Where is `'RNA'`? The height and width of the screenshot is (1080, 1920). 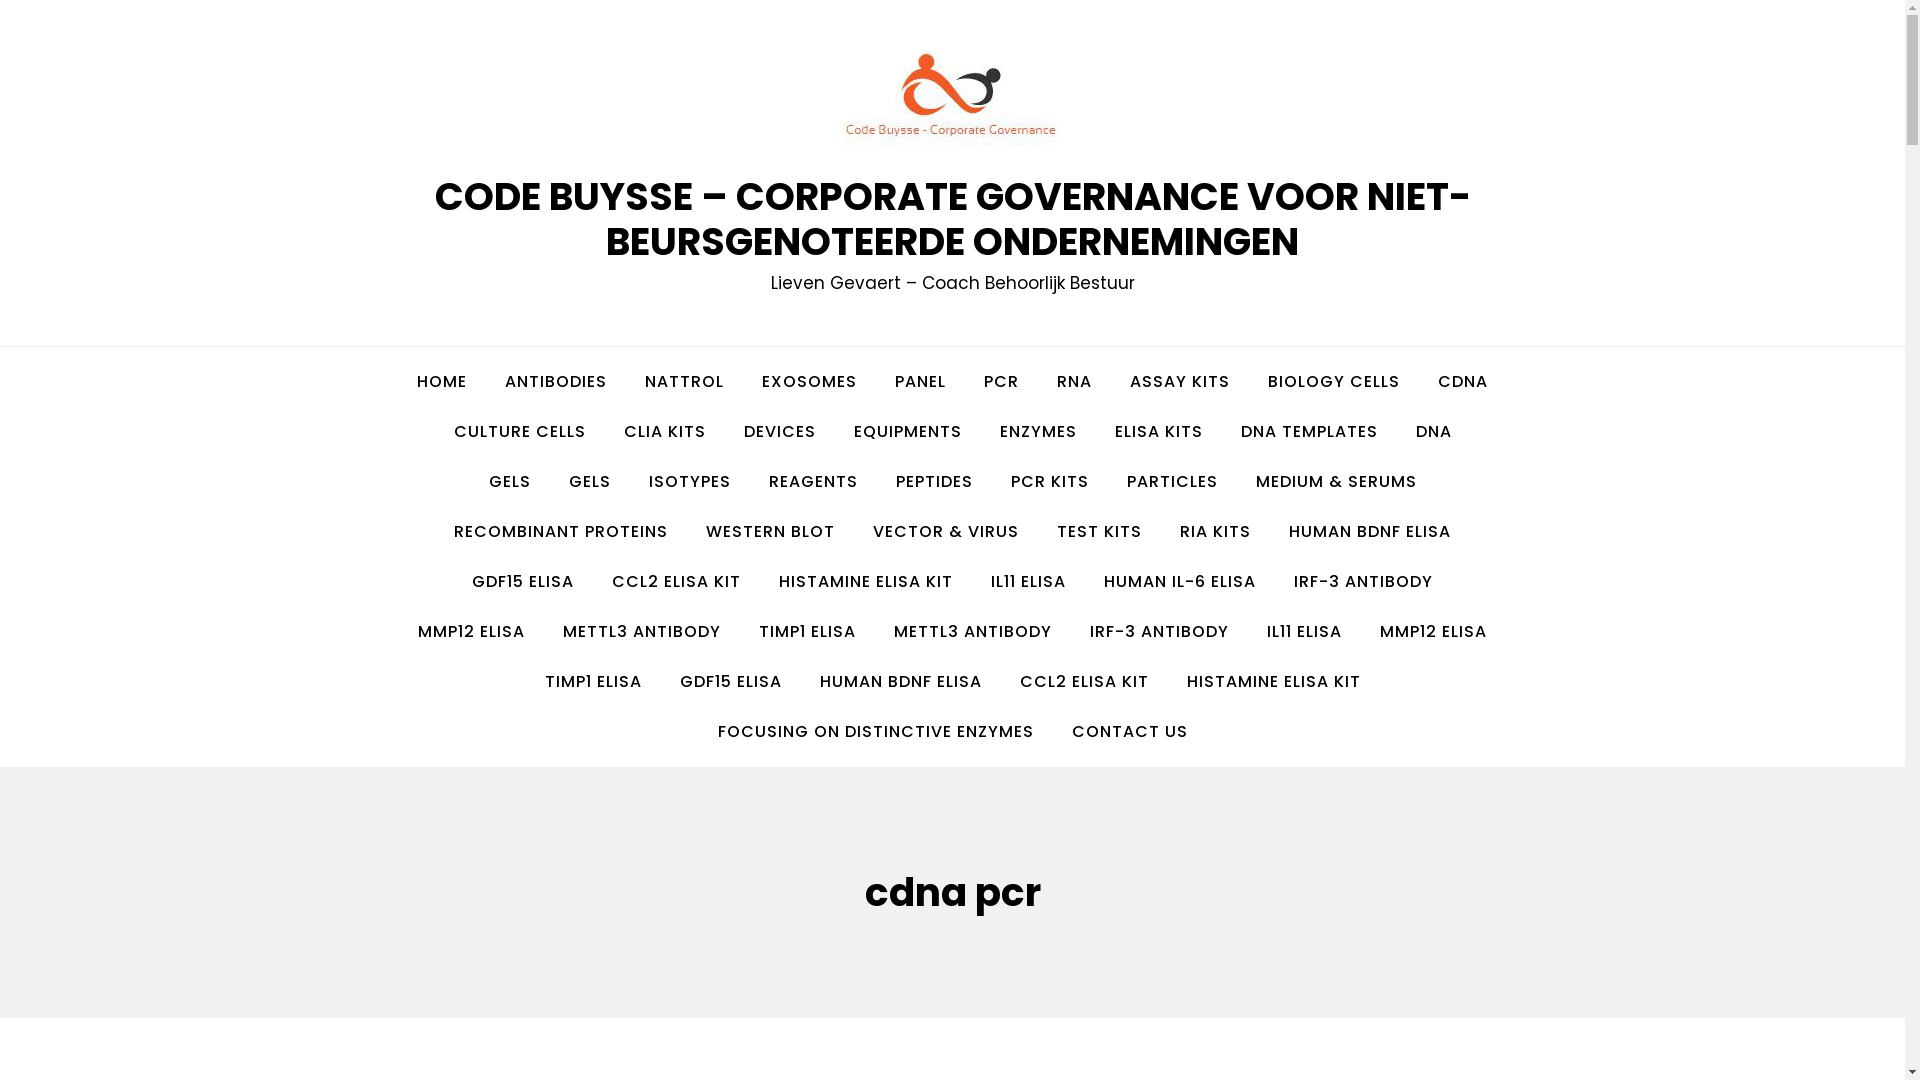 'RNA' is located at coordinates (1073, 381).